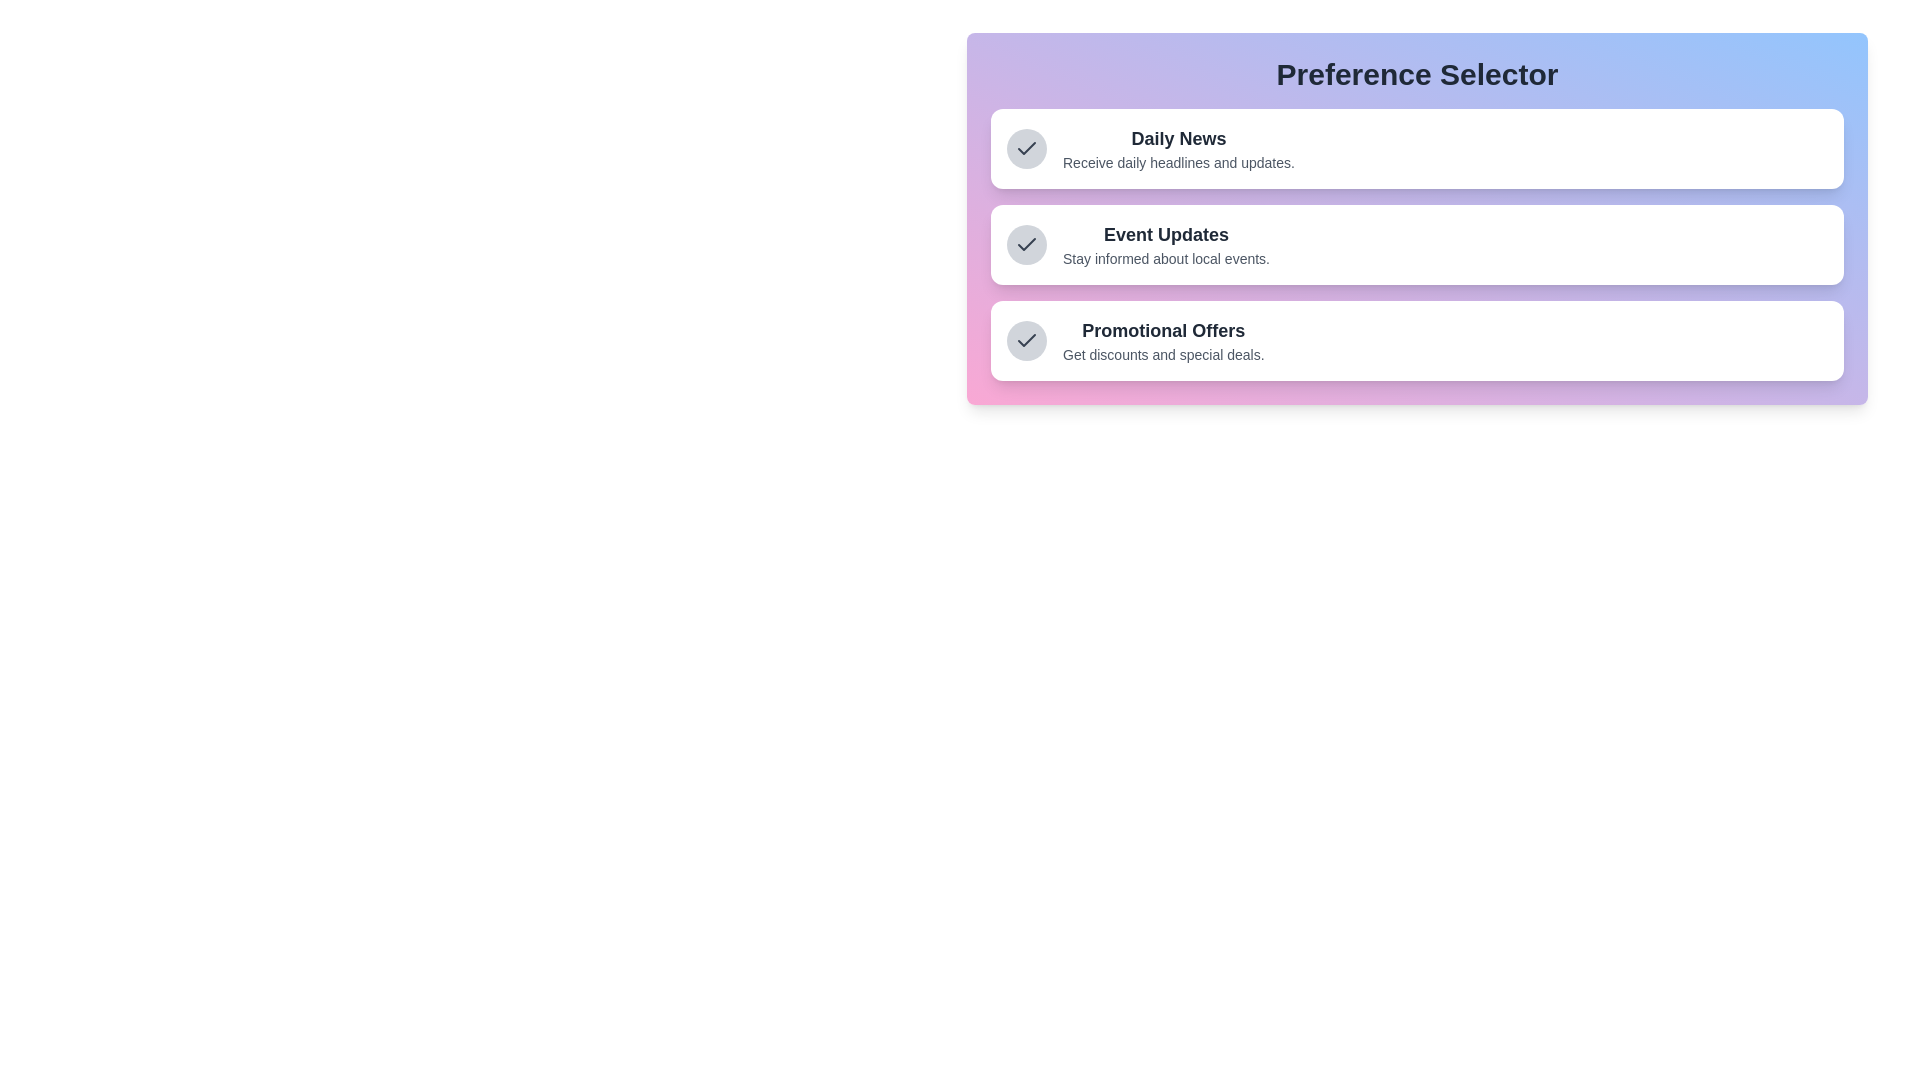 The width and height of the screenshot is (1920, 1080). What do you see at coordinates (1027, 148) in the screenshot?
I see `the preference item Daily News to focus on it` at bounding box center [1027, 148].